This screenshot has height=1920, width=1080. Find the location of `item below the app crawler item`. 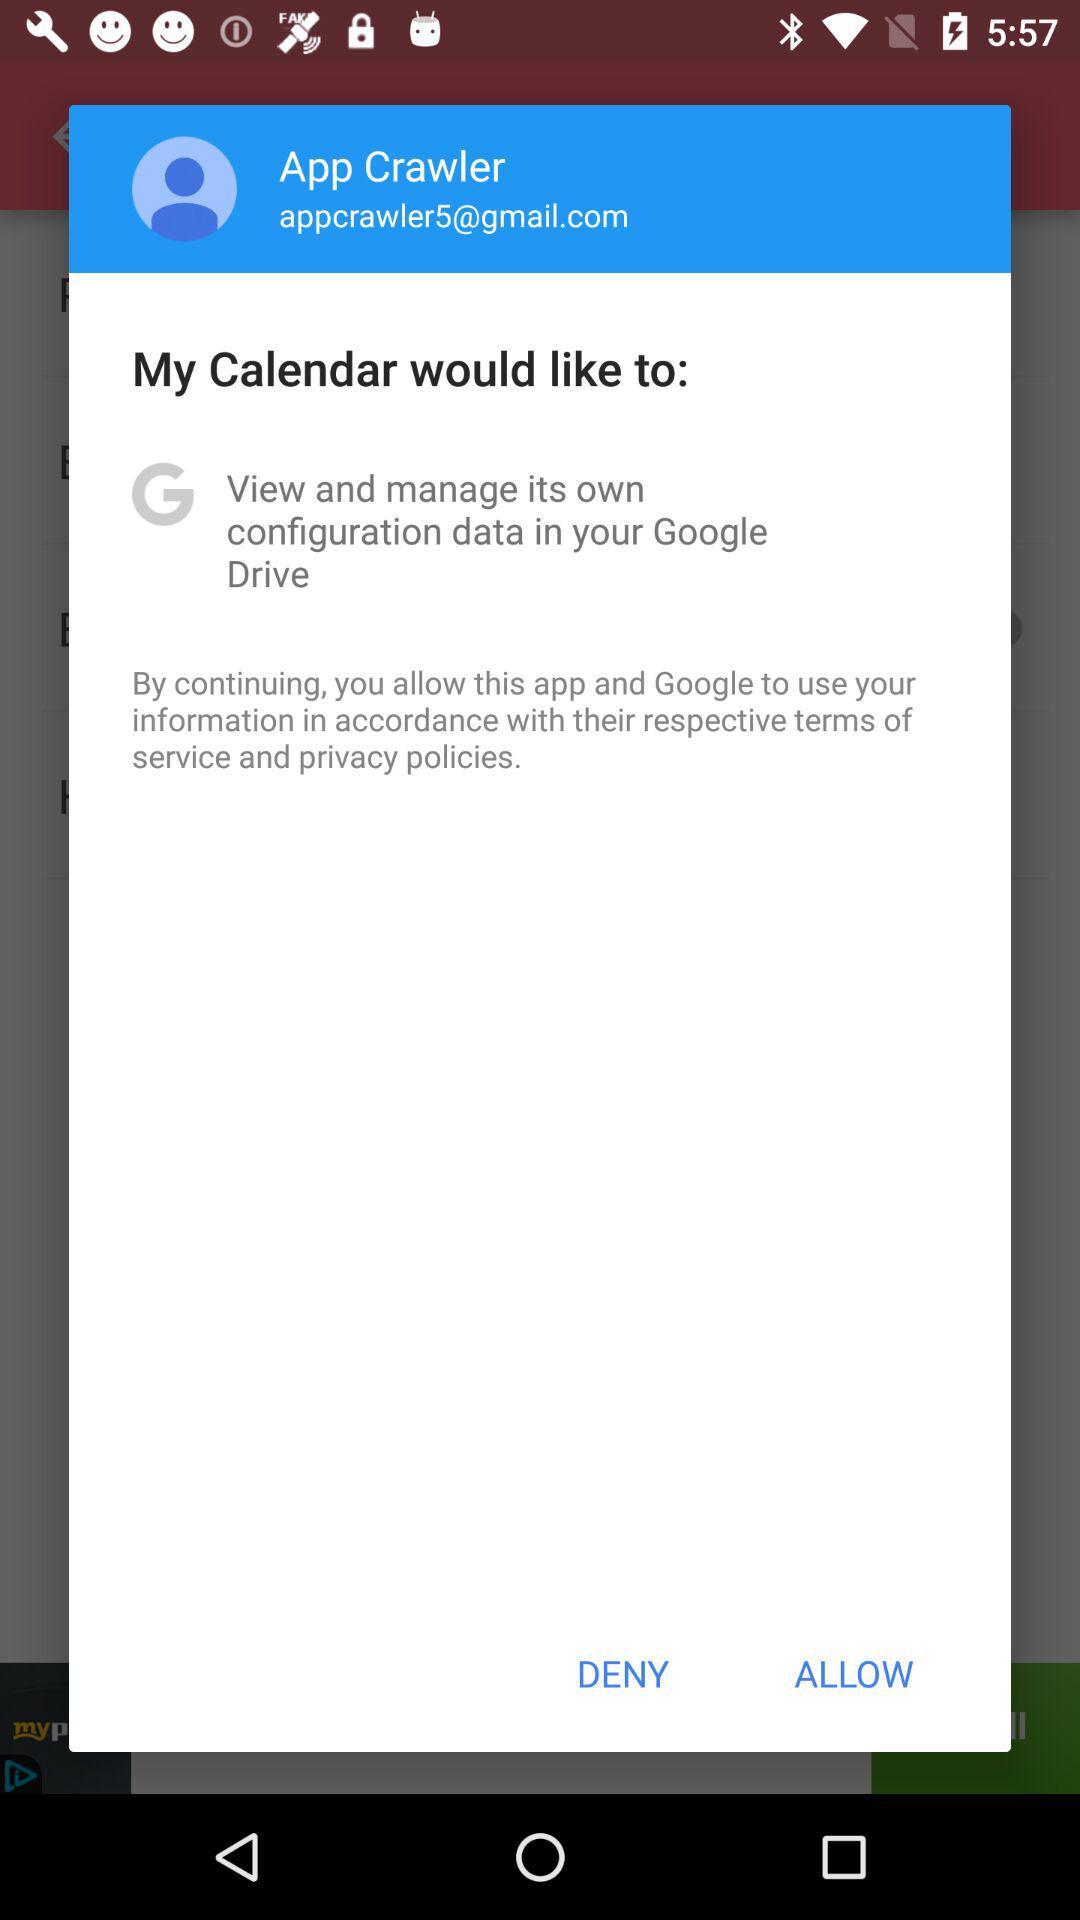

item below the app crawler item is located at coordinates (454, 214).